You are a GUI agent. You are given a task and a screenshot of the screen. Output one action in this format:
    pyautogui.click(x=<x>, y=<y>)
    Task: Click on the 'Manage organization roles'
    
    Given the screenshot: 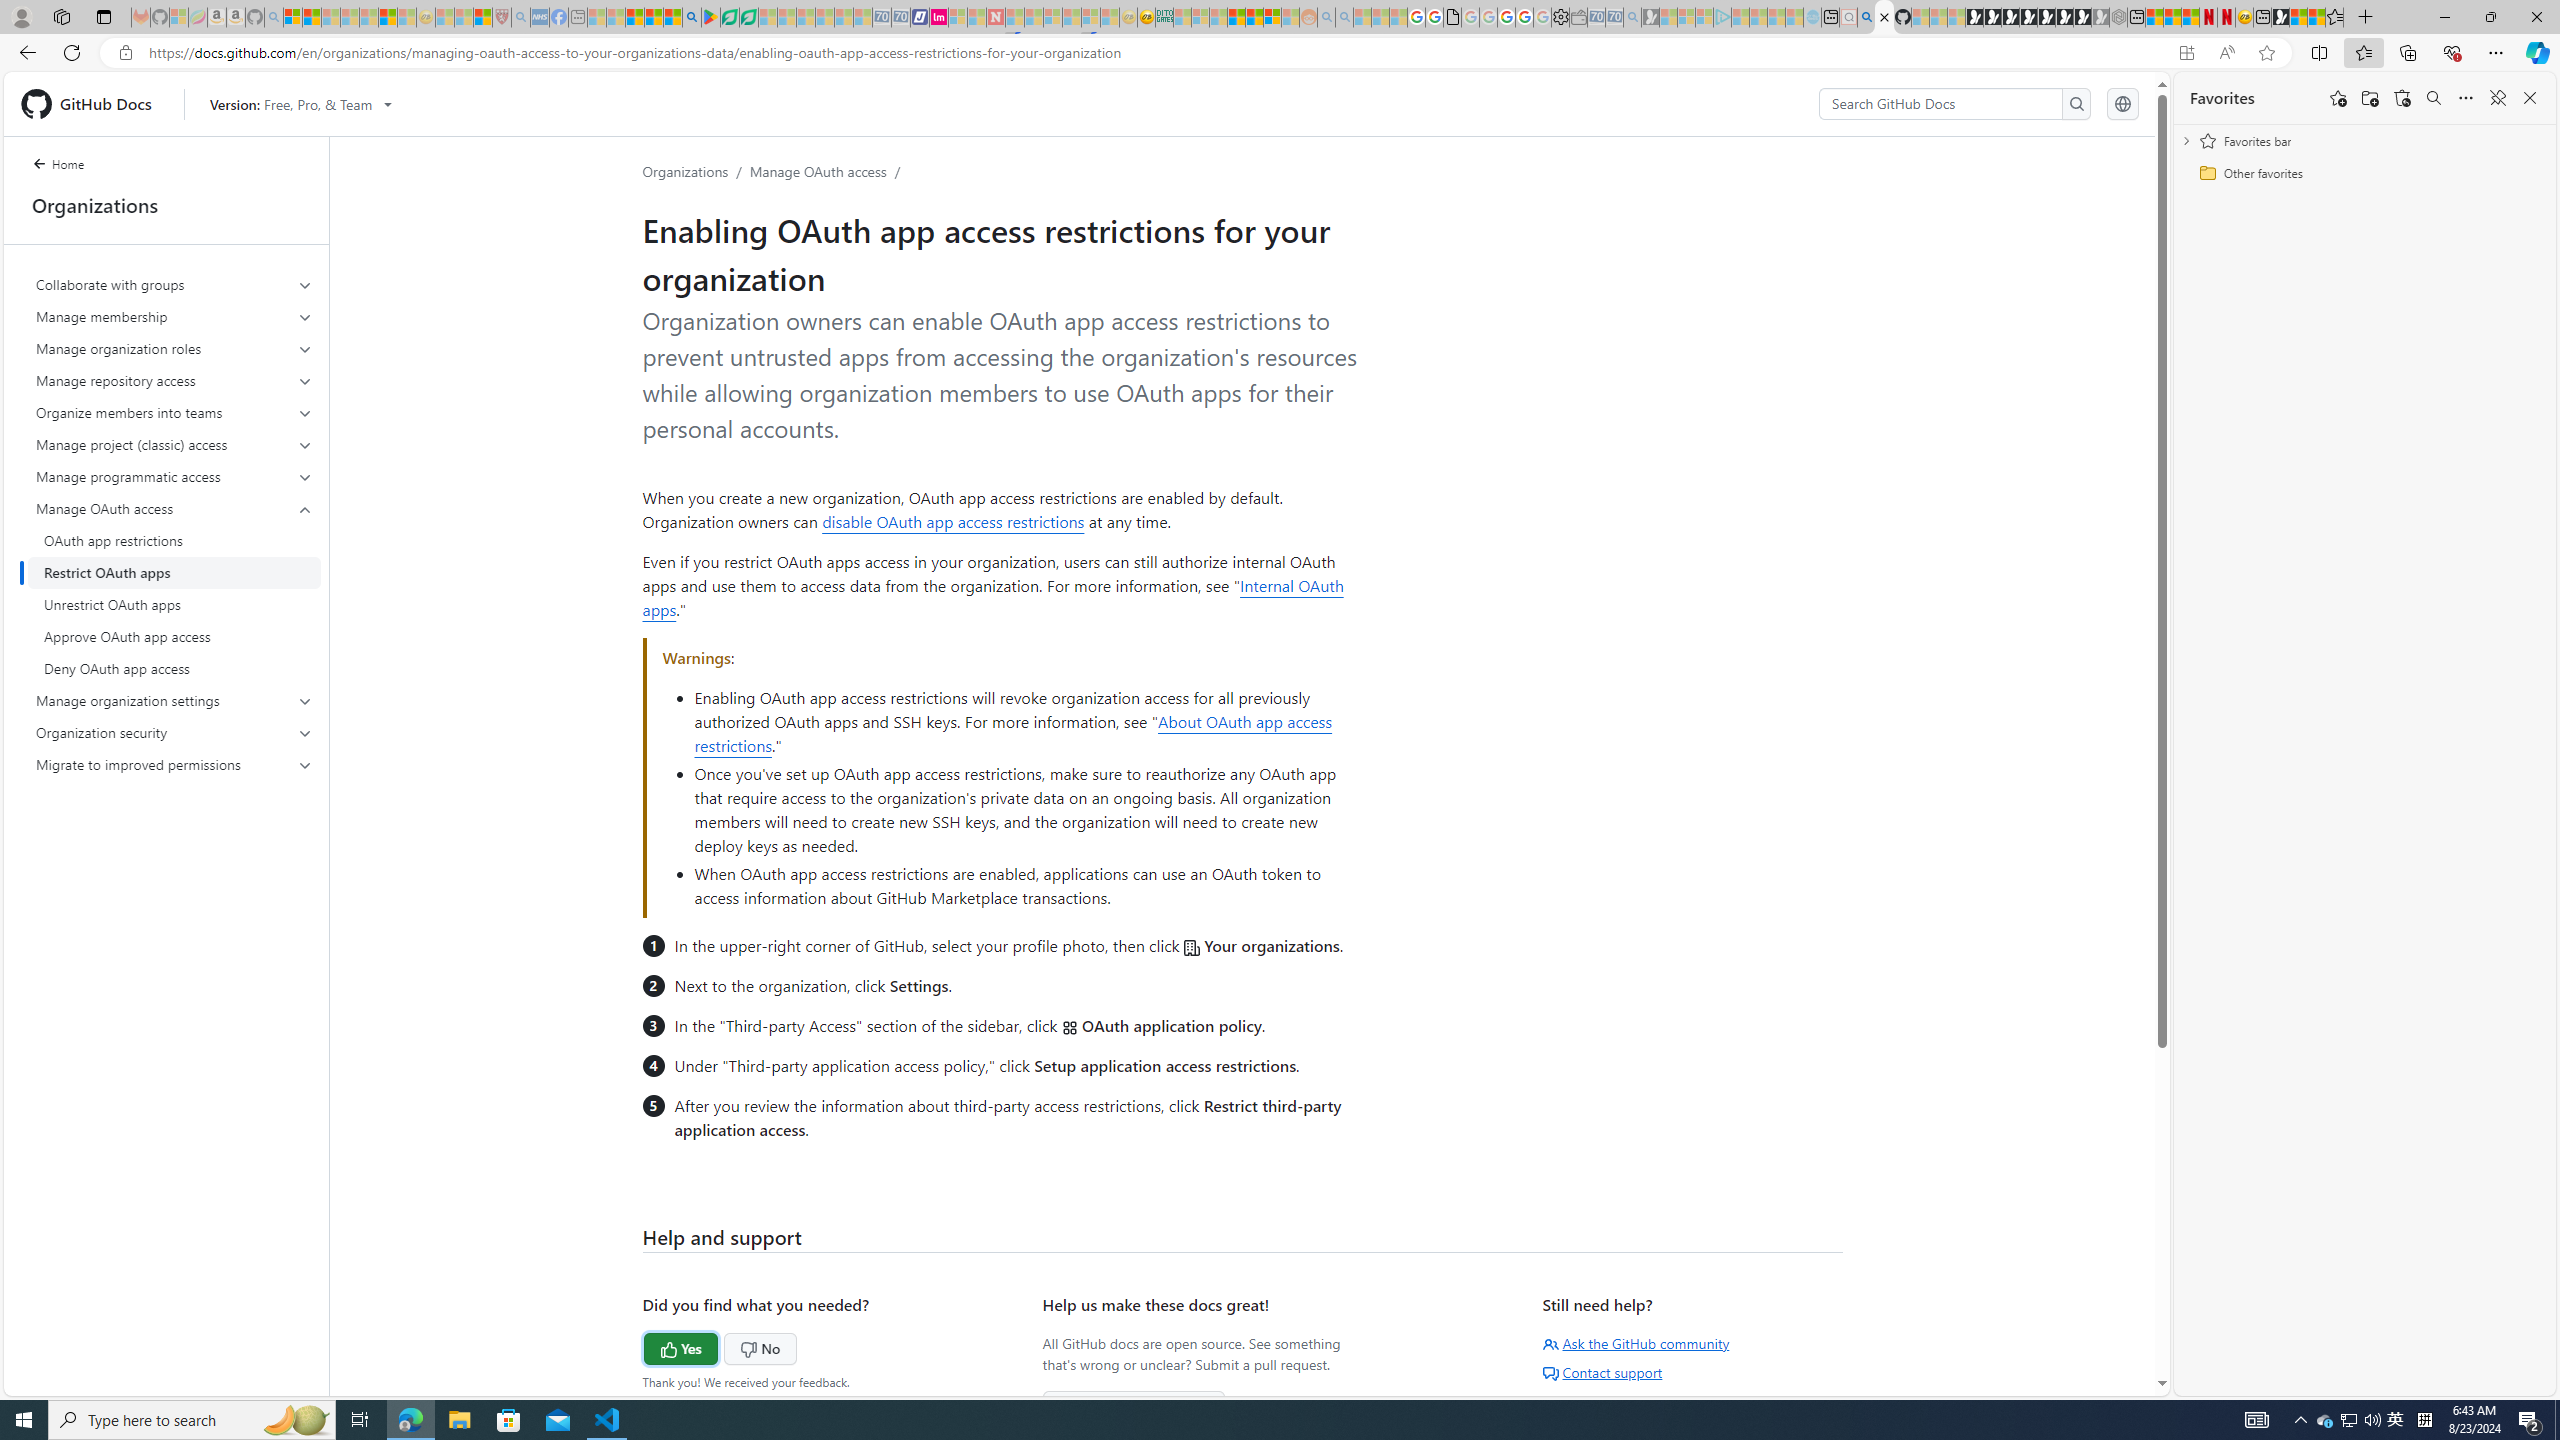 What is the action you would take?
    pyautogui.click(x=175, y=348)
    